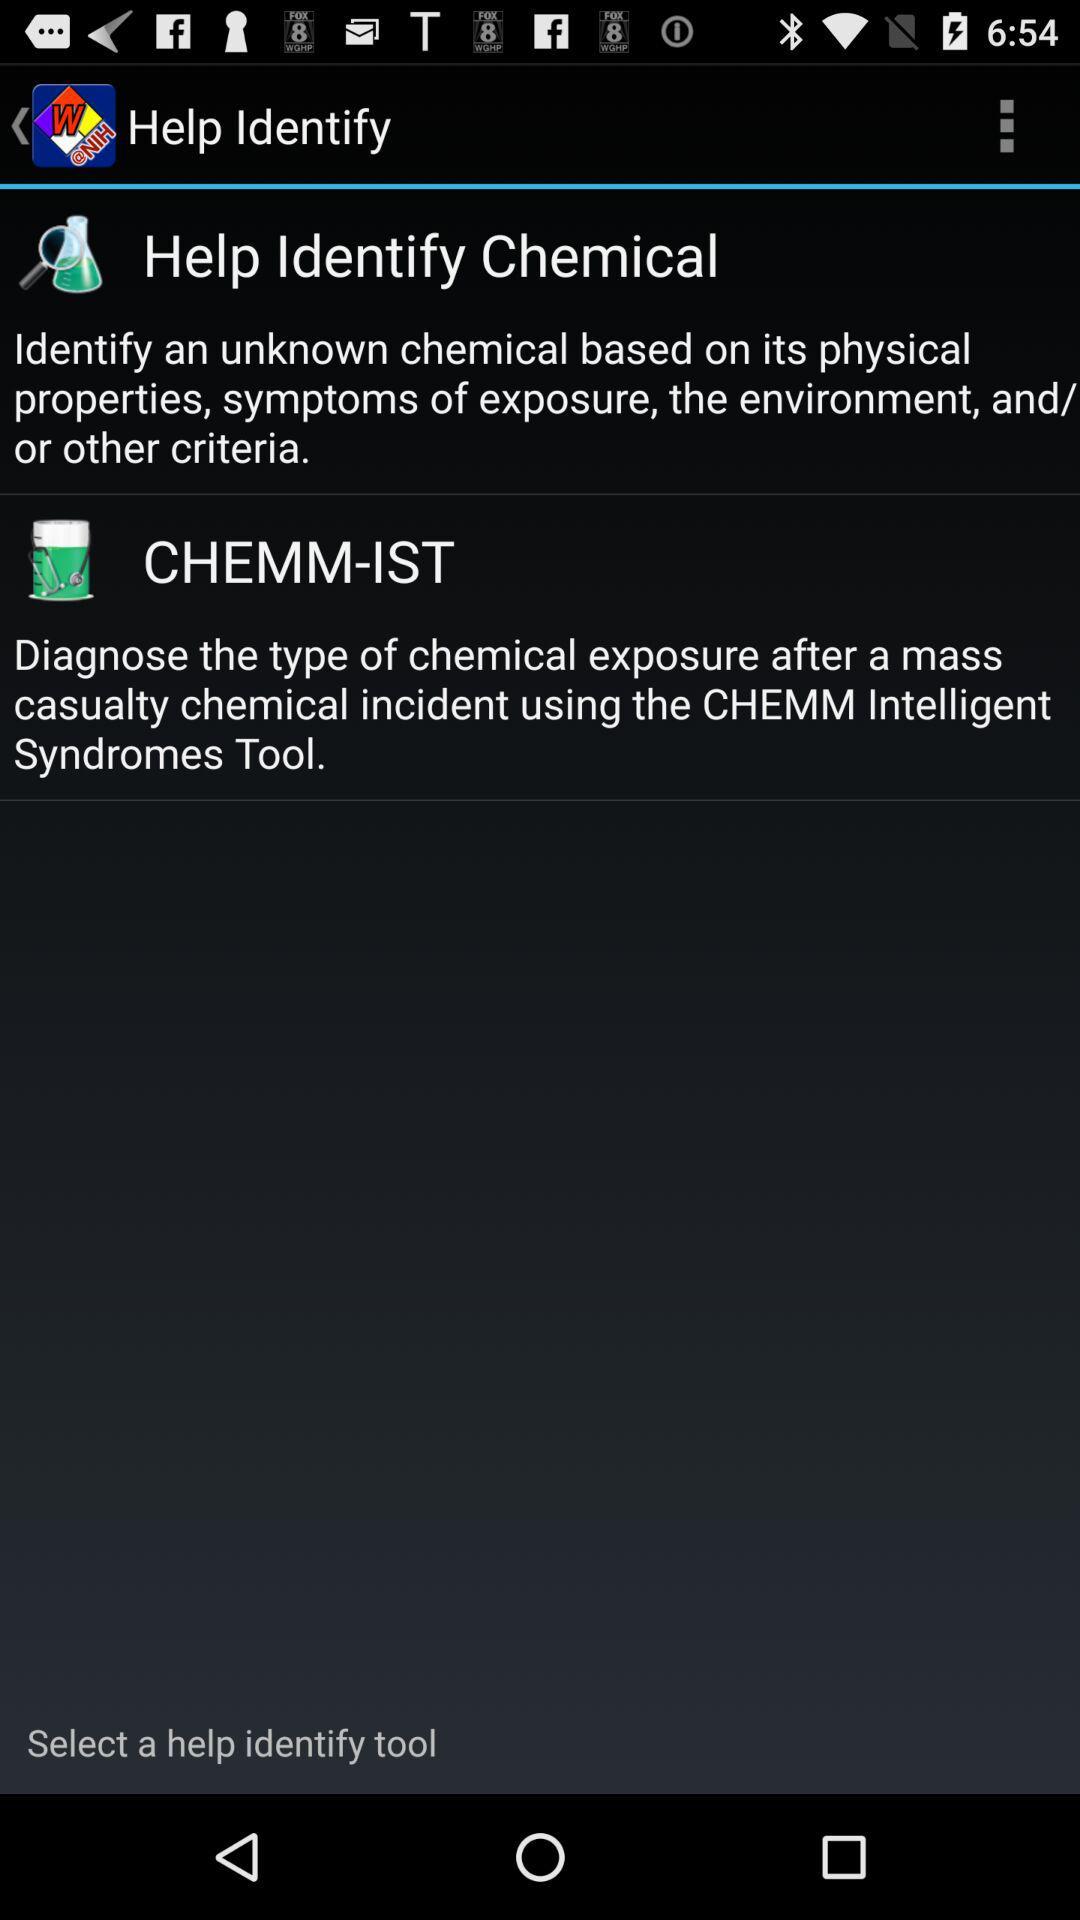 Image resolution: width=1080 pixels, height=1920 pixels. What do you see at coordinates (1006, 124) in the screenshot?
I see `icon next to help identify item` at bounding box center [1006, 124].